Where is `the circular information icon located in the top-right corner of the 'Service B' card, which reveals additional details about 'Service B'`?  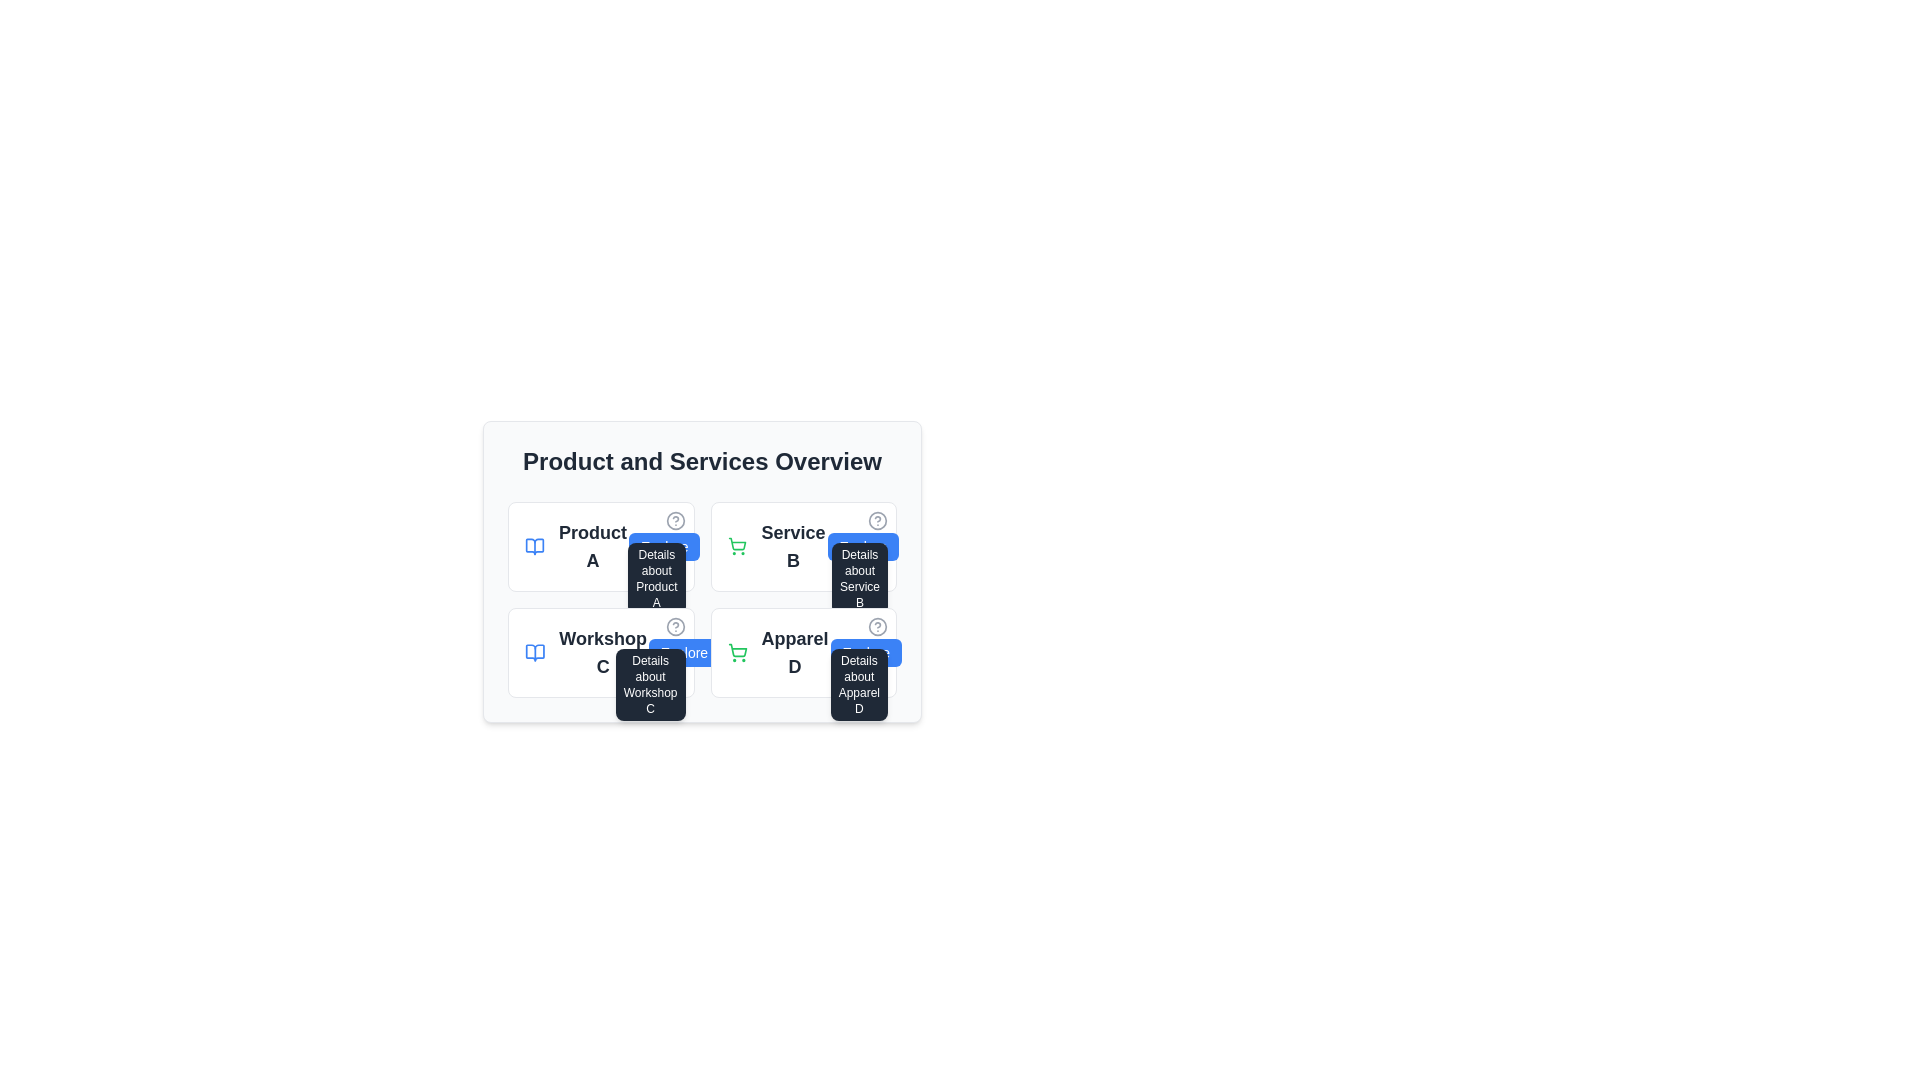
the circular information icon located in the top-right corner of the 'Service B' card, which reveals additional details about 'Service B' is located at coordinates (878, 519).